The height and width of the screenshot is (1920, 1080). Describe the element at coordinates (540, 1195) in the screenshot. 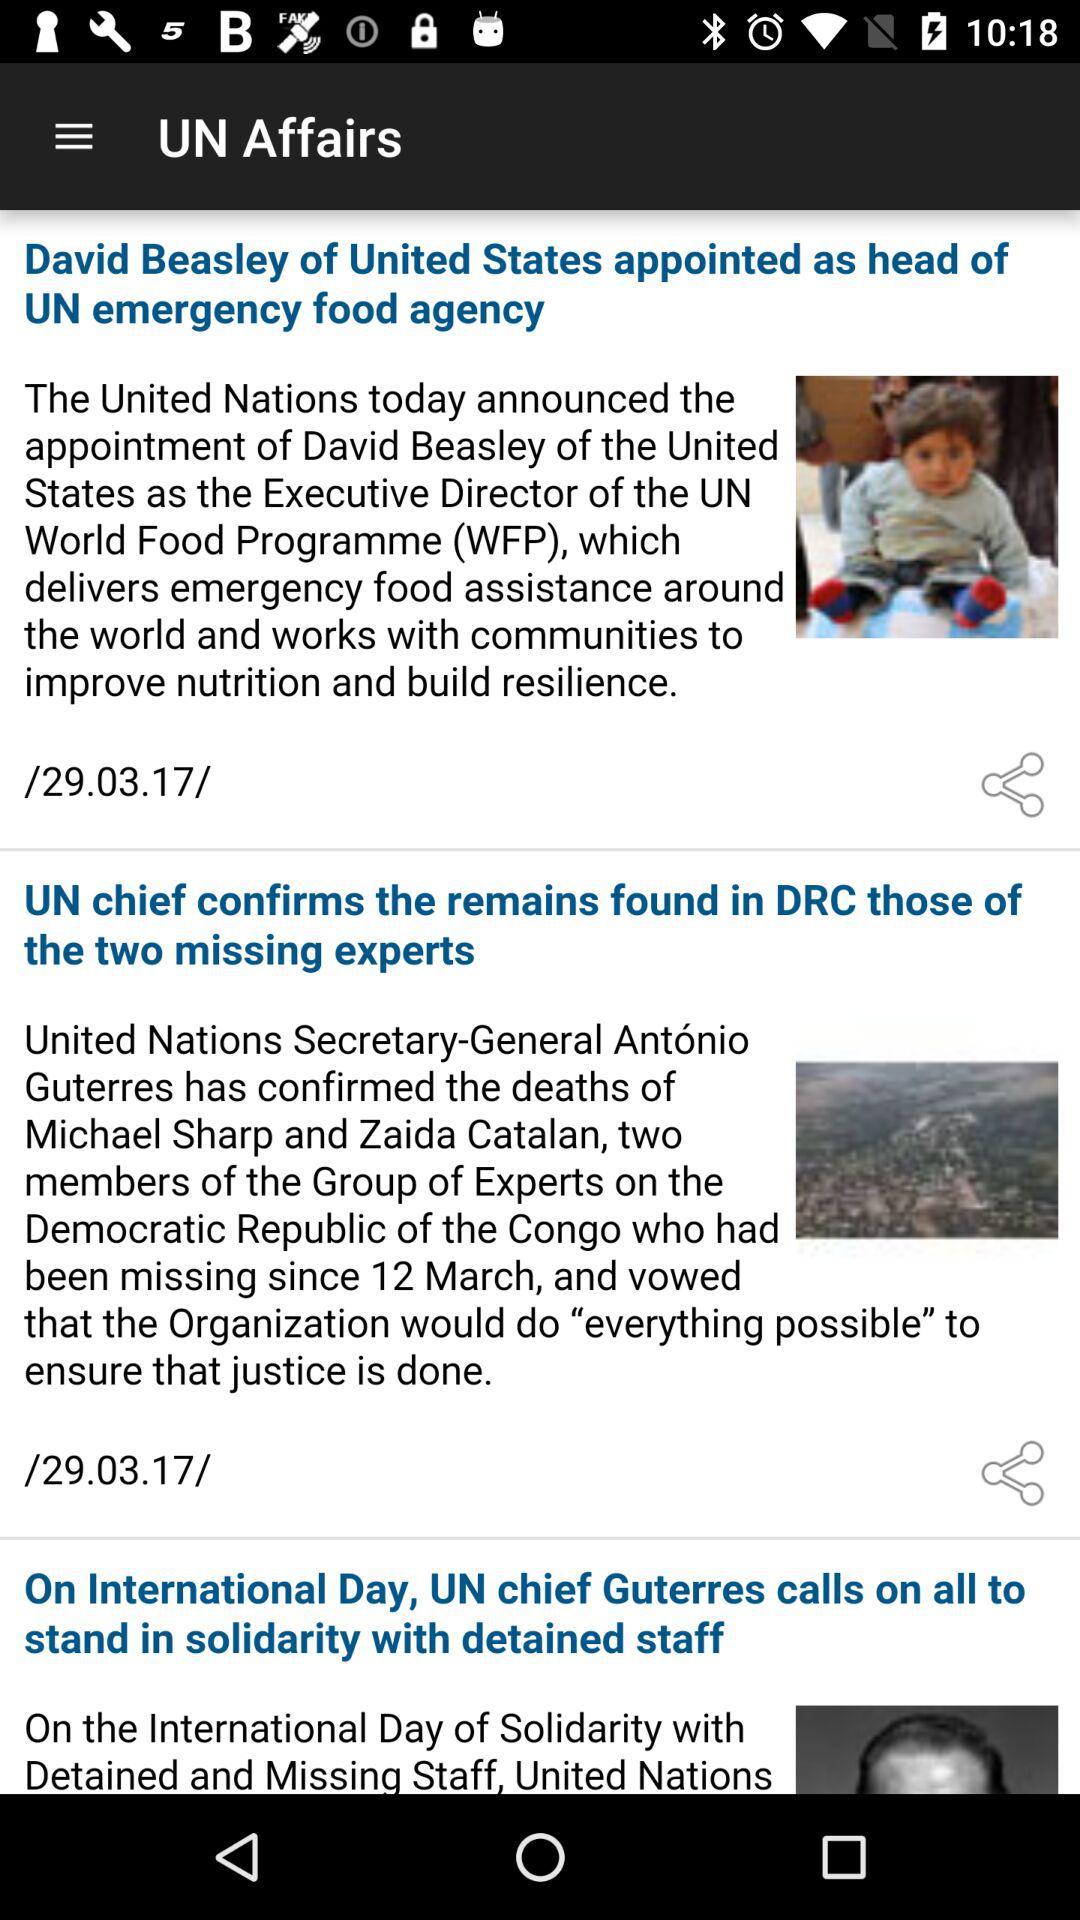

I see `full article` at that location.